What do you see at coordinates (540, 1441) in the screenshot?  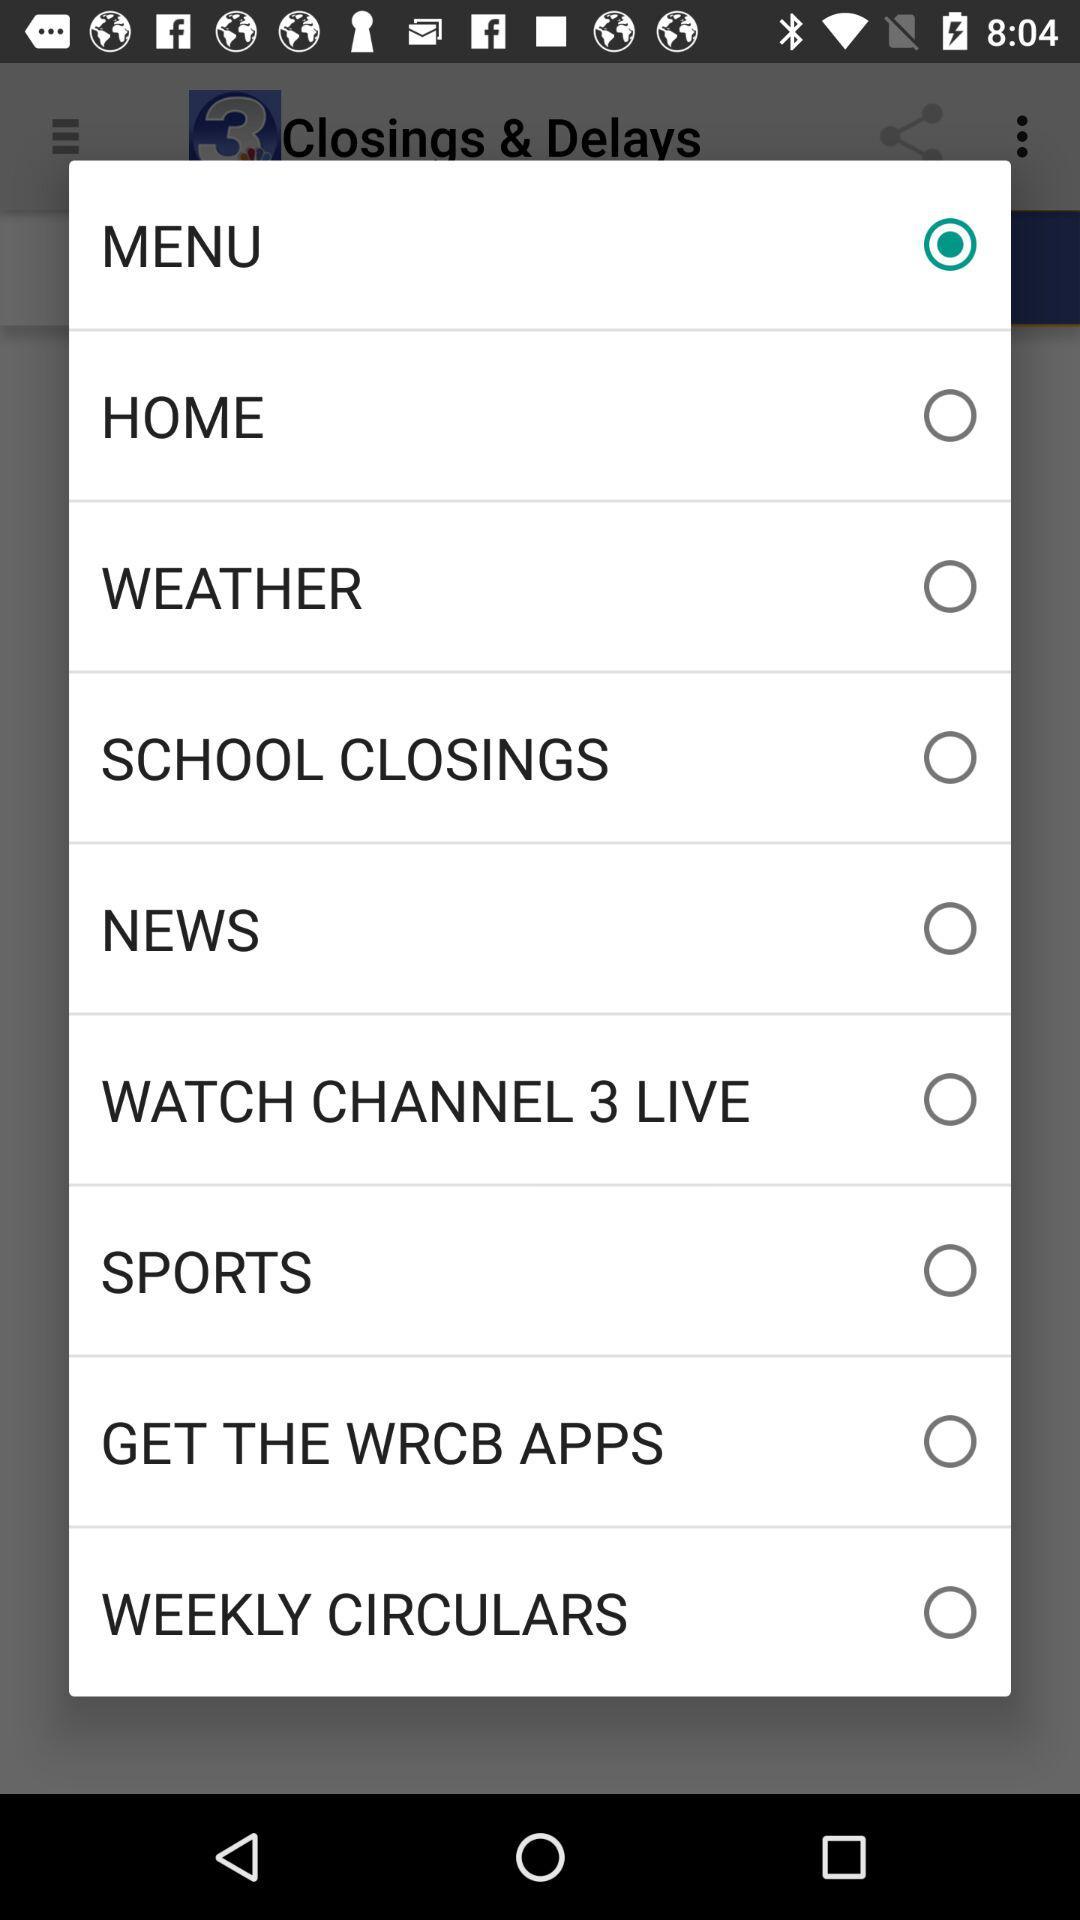 I see `get the wrcb icon` at bounding box center [540, 1441].